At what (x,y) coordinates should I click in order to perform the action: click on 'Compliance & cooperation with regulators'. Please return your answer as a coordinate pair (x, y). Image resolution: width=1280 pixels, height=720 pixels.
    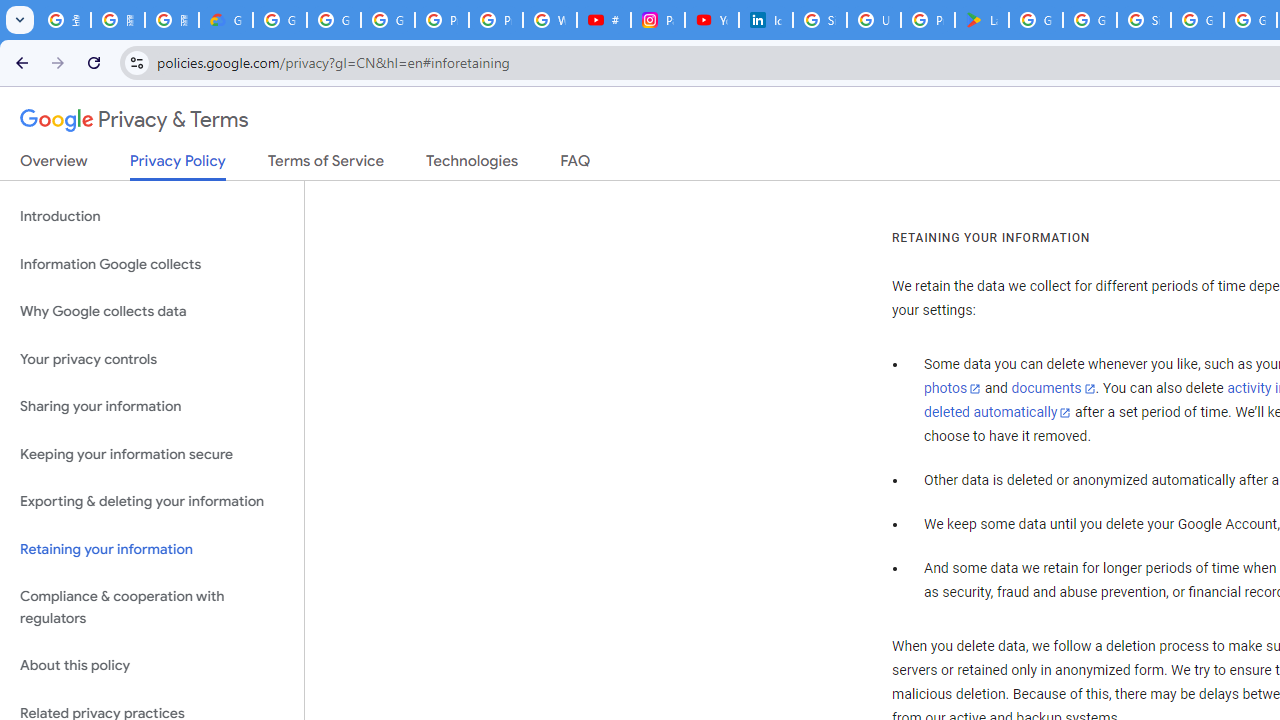
    Looking at the image, I should click on (151, 607).